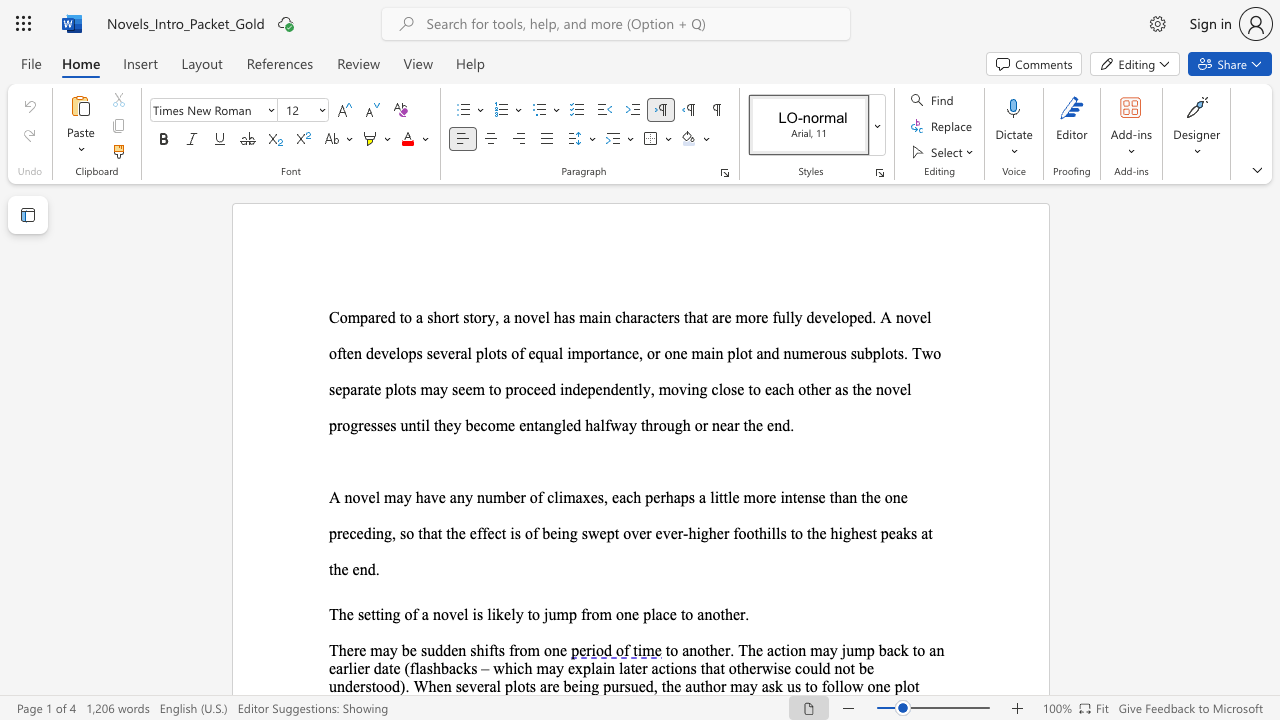 The height and width of the screenshot is (720, 1280). What do you see at coordinates (400, 352) in the screenshot?
I see `the subset text "ops several plots of equal importance, or on" within the text "Compared to a short story, a novel has main characters that are more fully developed. A novel often develops several plots of equal importance, or one main plot and"` at bounding box center [400, 352].